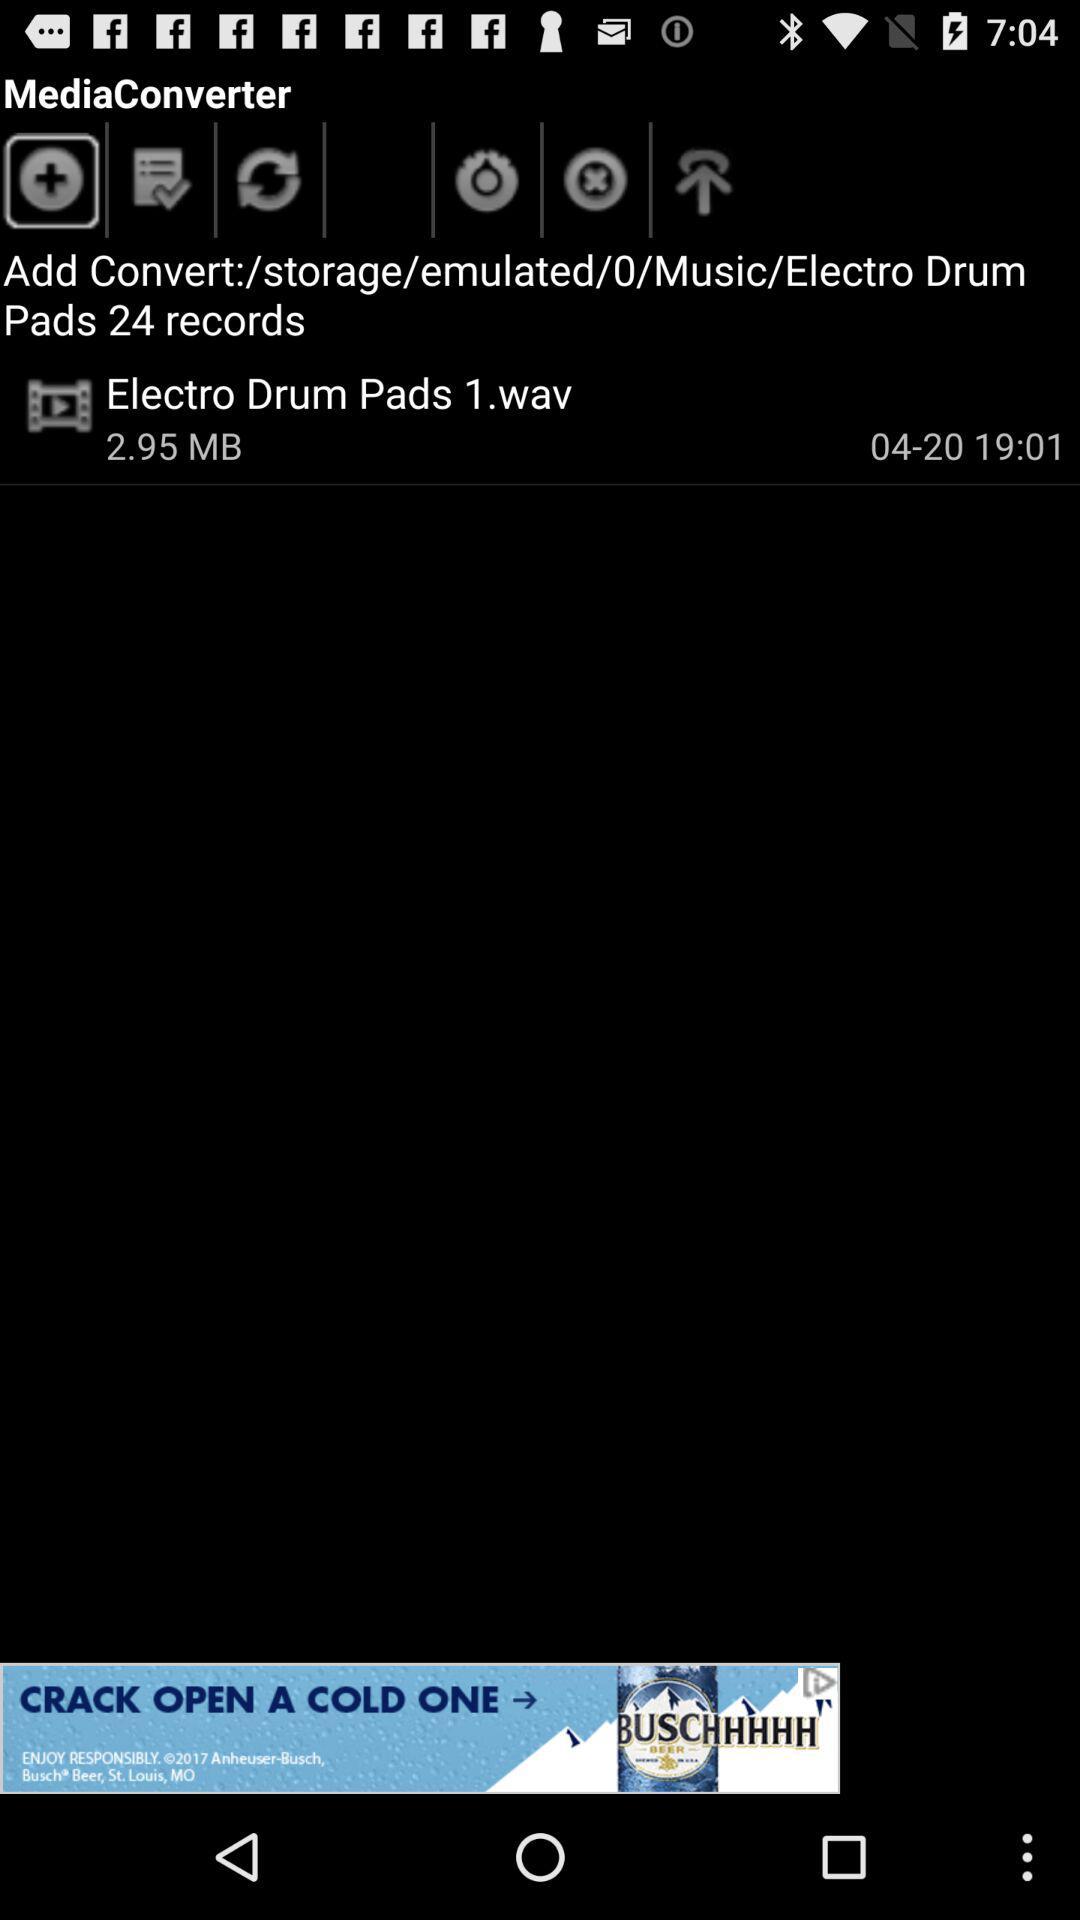  I want to click on refresh, so click(270, 185).